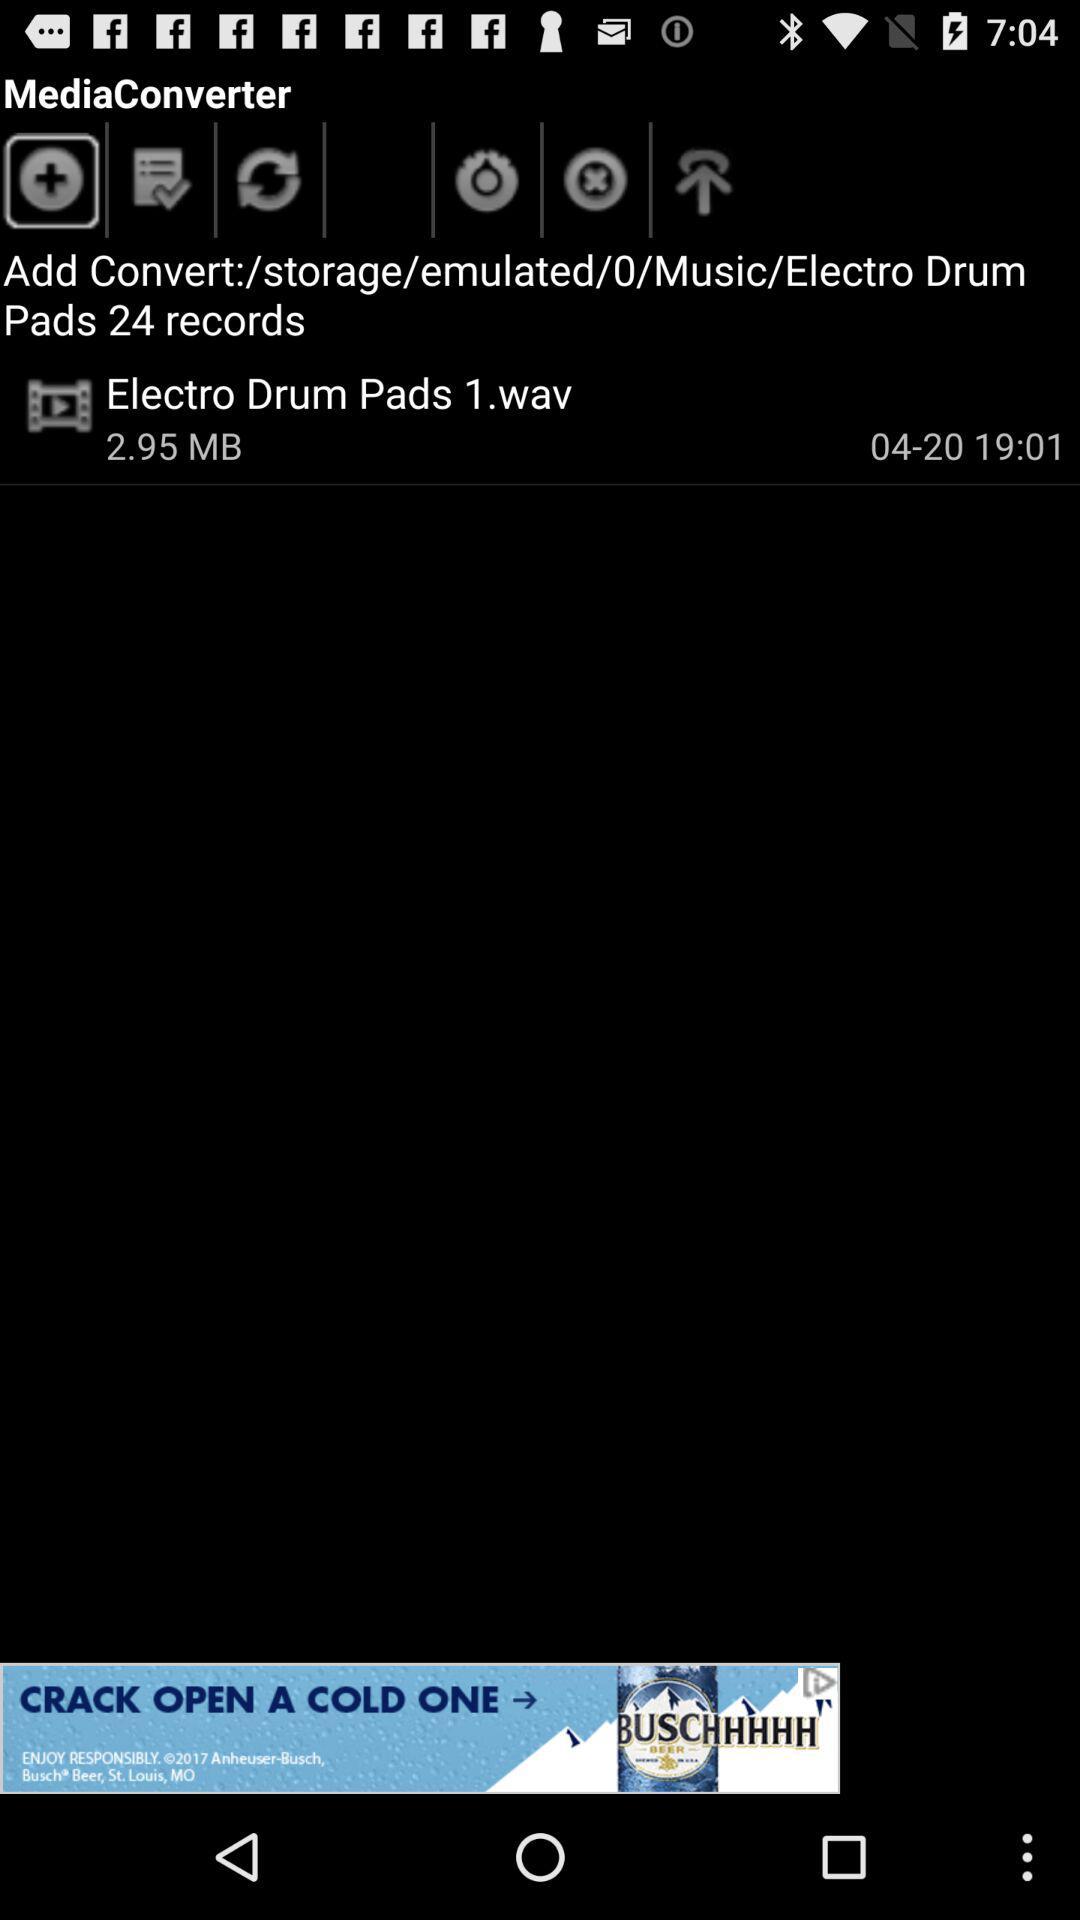  I want to click on refresh, so click(270, 185).